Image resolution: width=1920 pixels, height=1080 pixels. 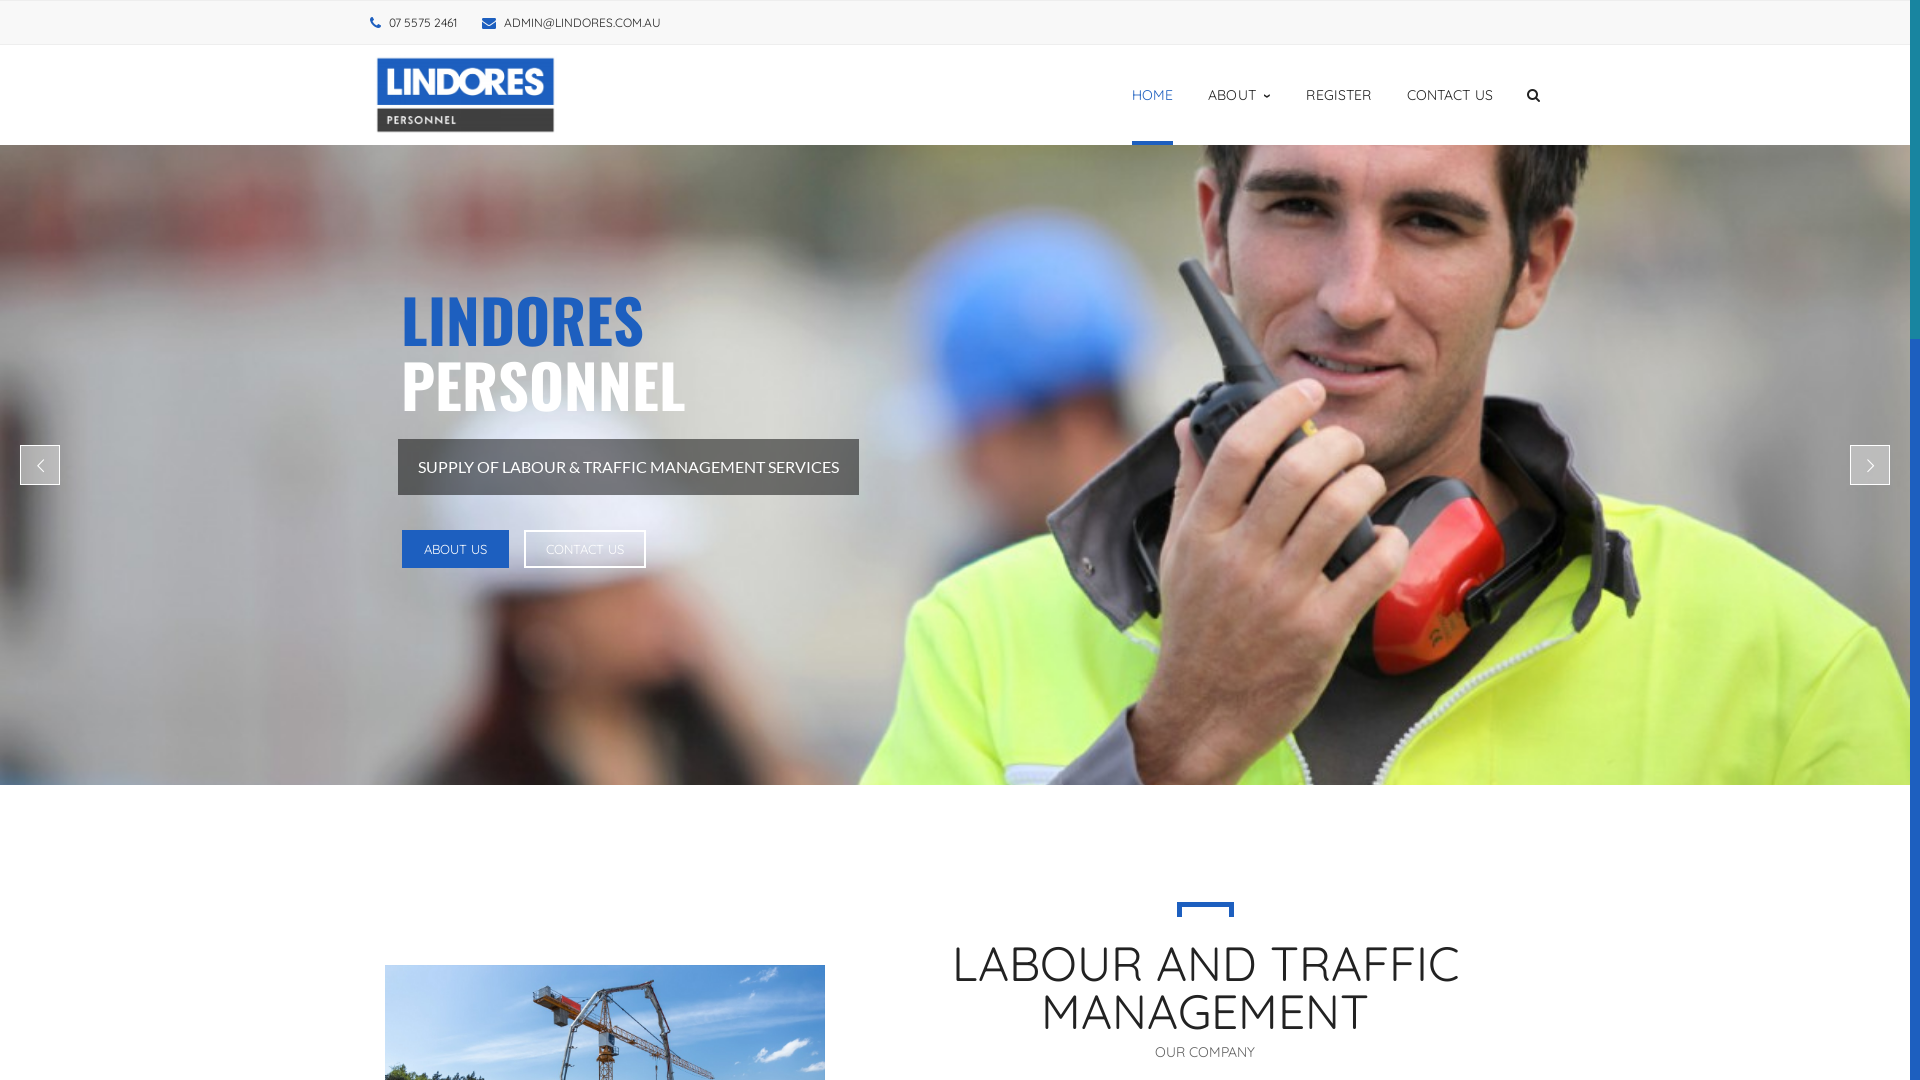 What do you see at coordinates (1152, 95) in the screenshot?
I see `'HOME'` at bounding box center [1152, 95].